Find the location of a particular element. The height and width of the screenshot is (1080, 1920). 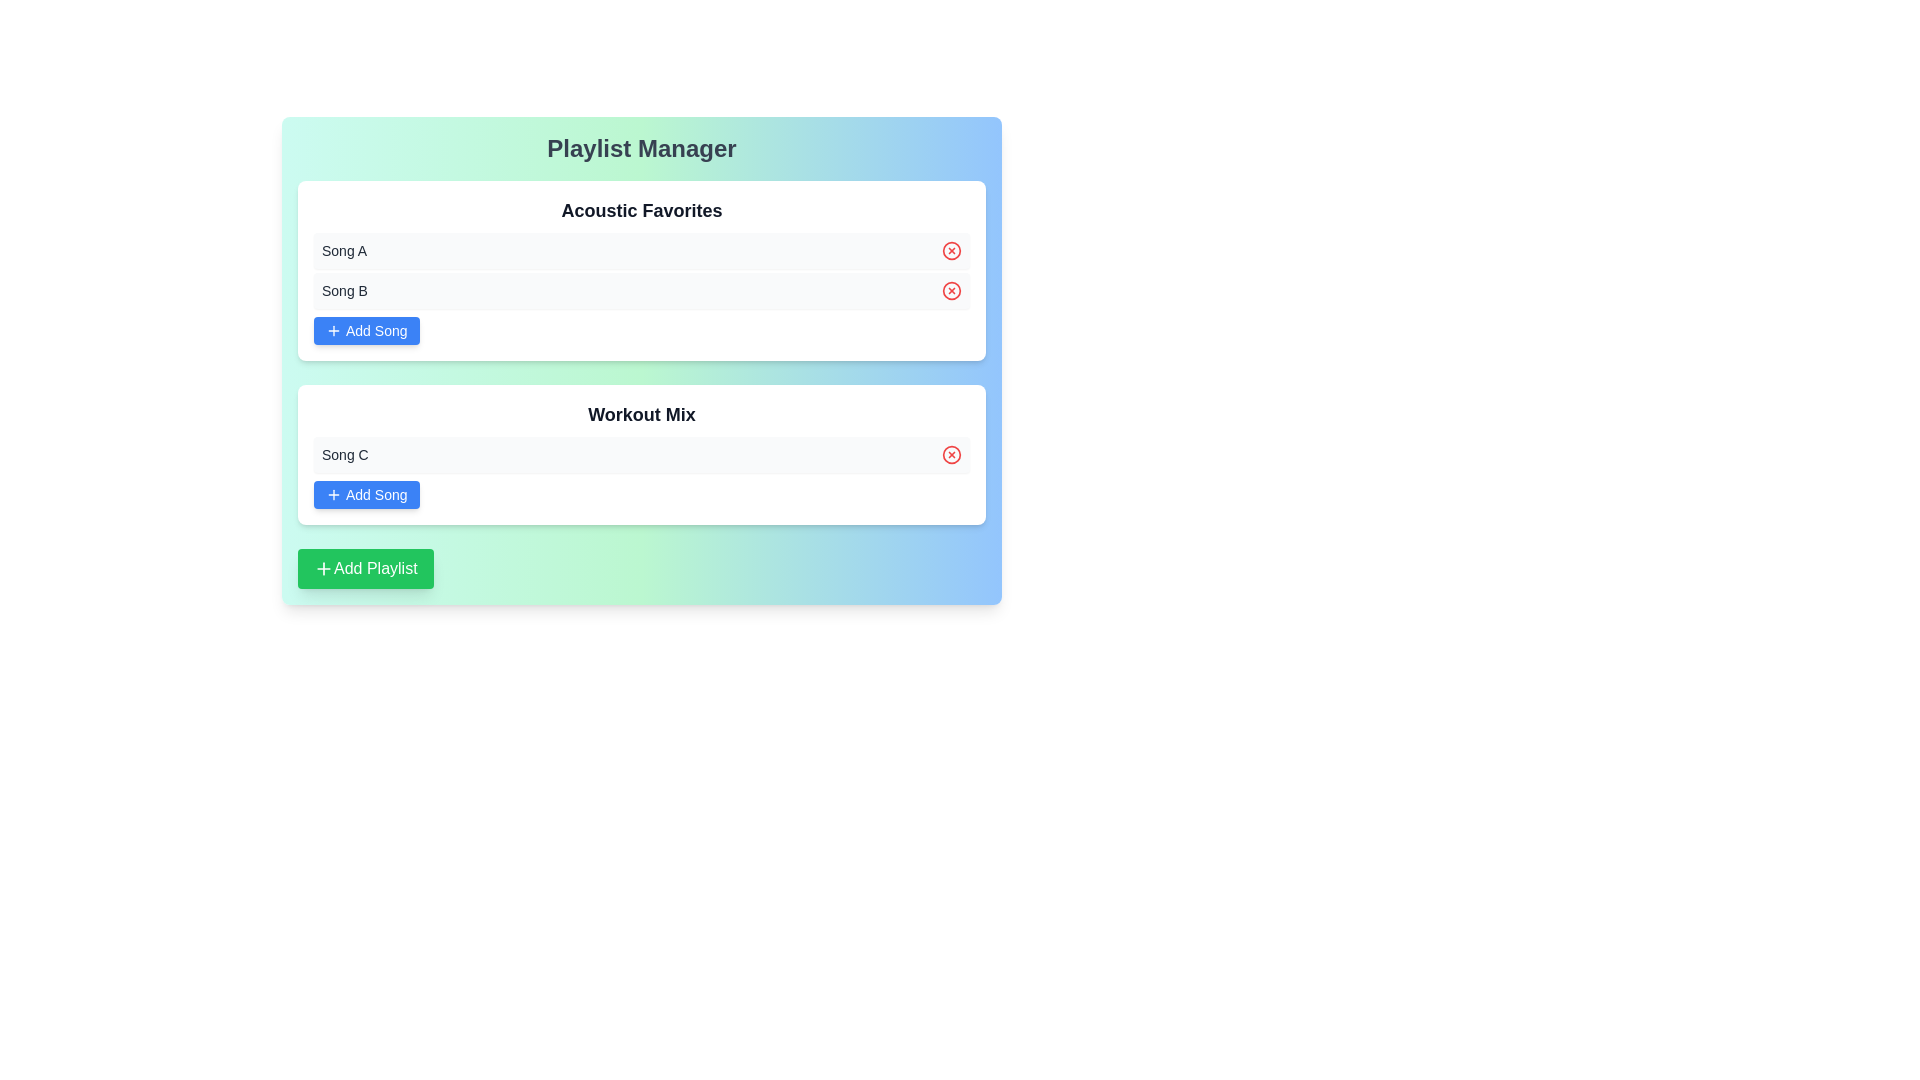

the 'Add Song' button using keyboard navigation is located at coordinates (334, 494).